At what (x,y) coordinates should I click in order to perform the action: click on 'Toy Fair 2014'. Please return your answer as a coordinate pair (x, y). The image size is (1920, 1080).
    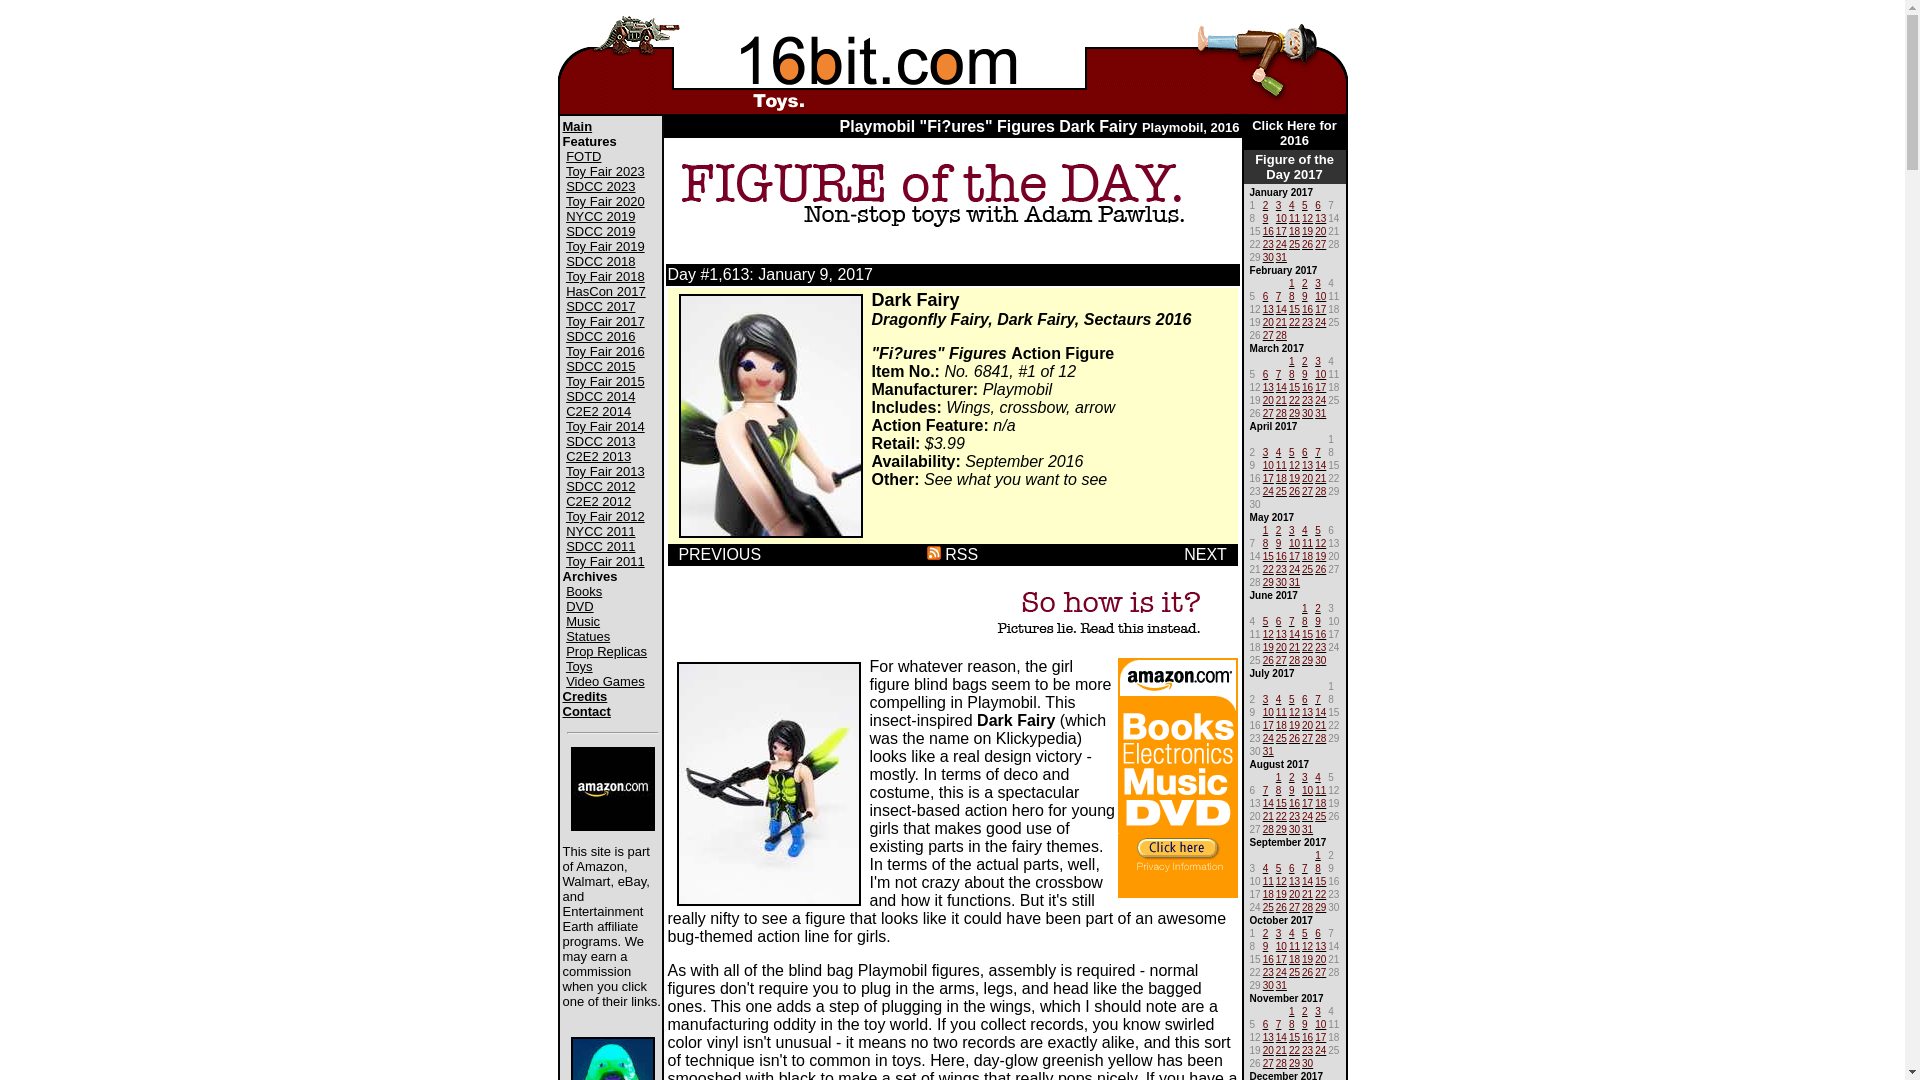
    Looking at the image, I should click on (565, 425).